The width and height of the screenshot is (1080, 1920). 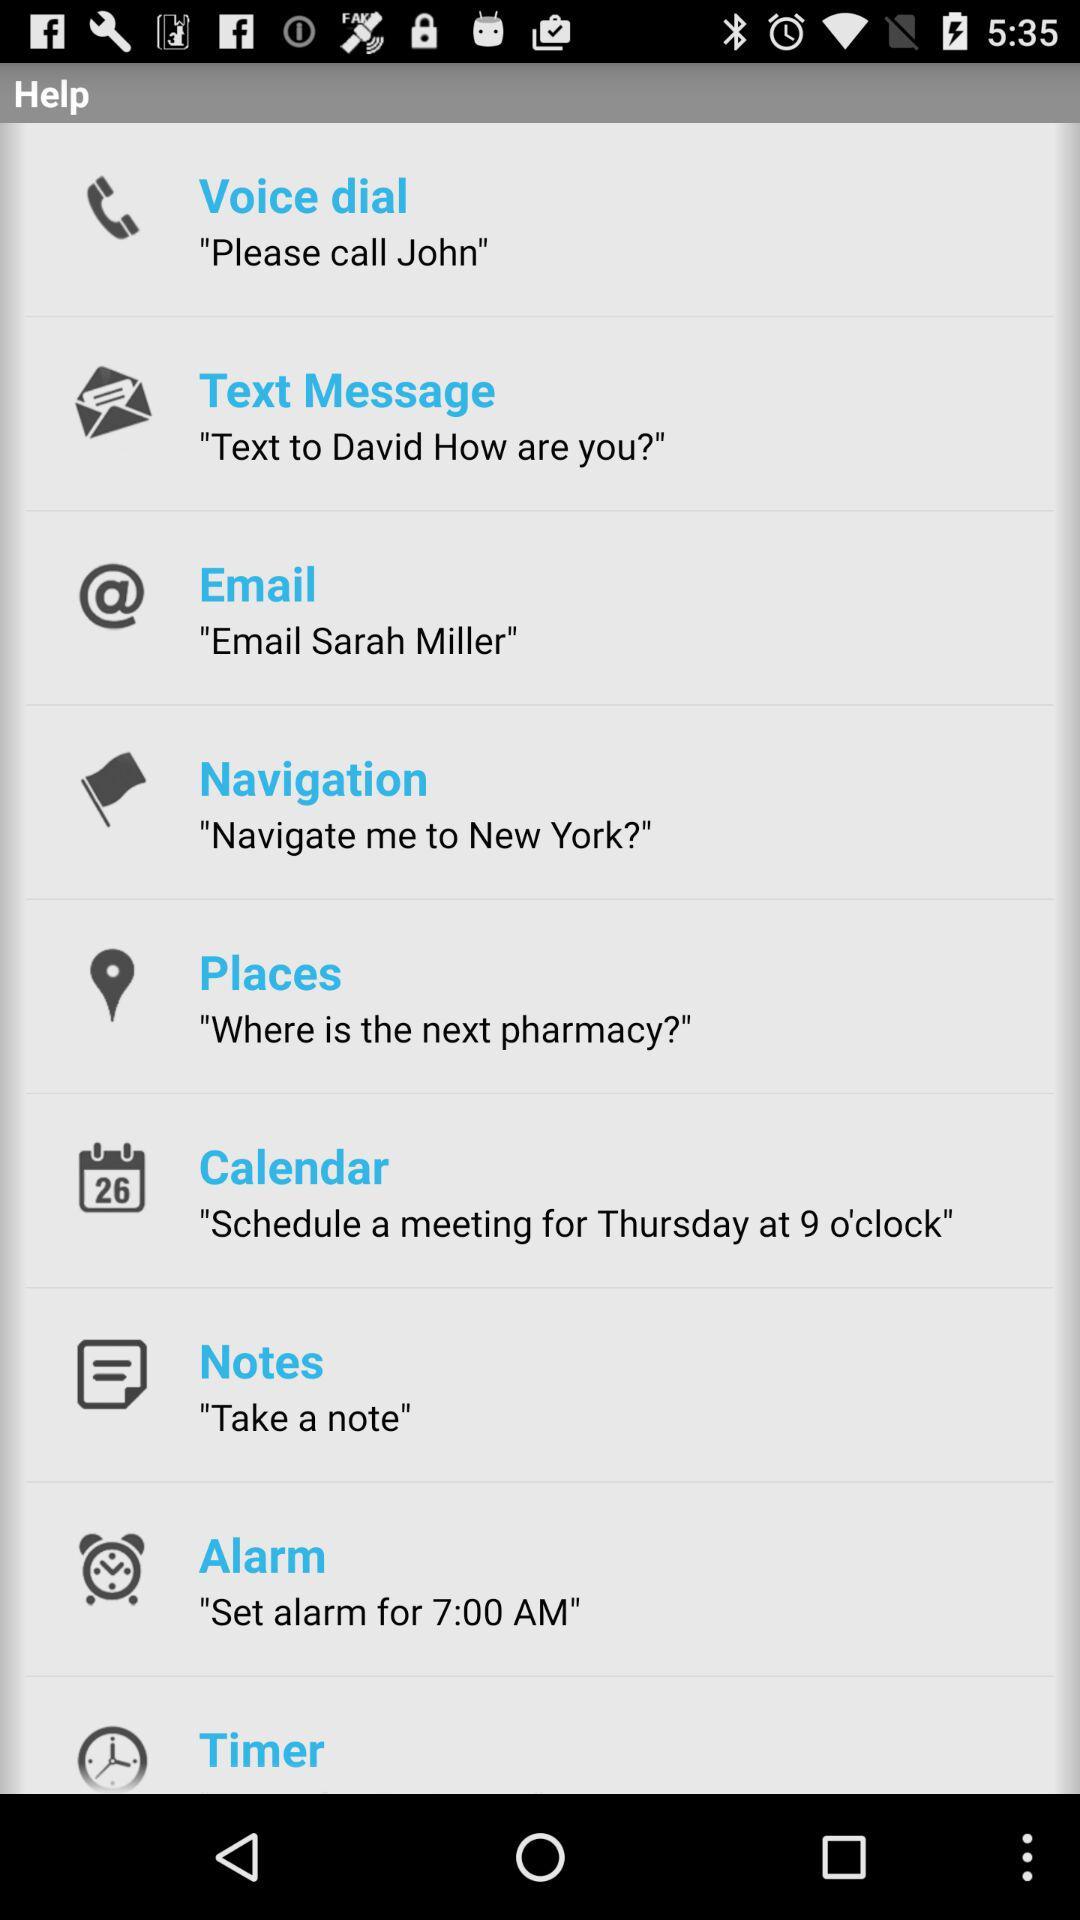 I want to click on app above "take a note" app, so click(x=260, y=1360).